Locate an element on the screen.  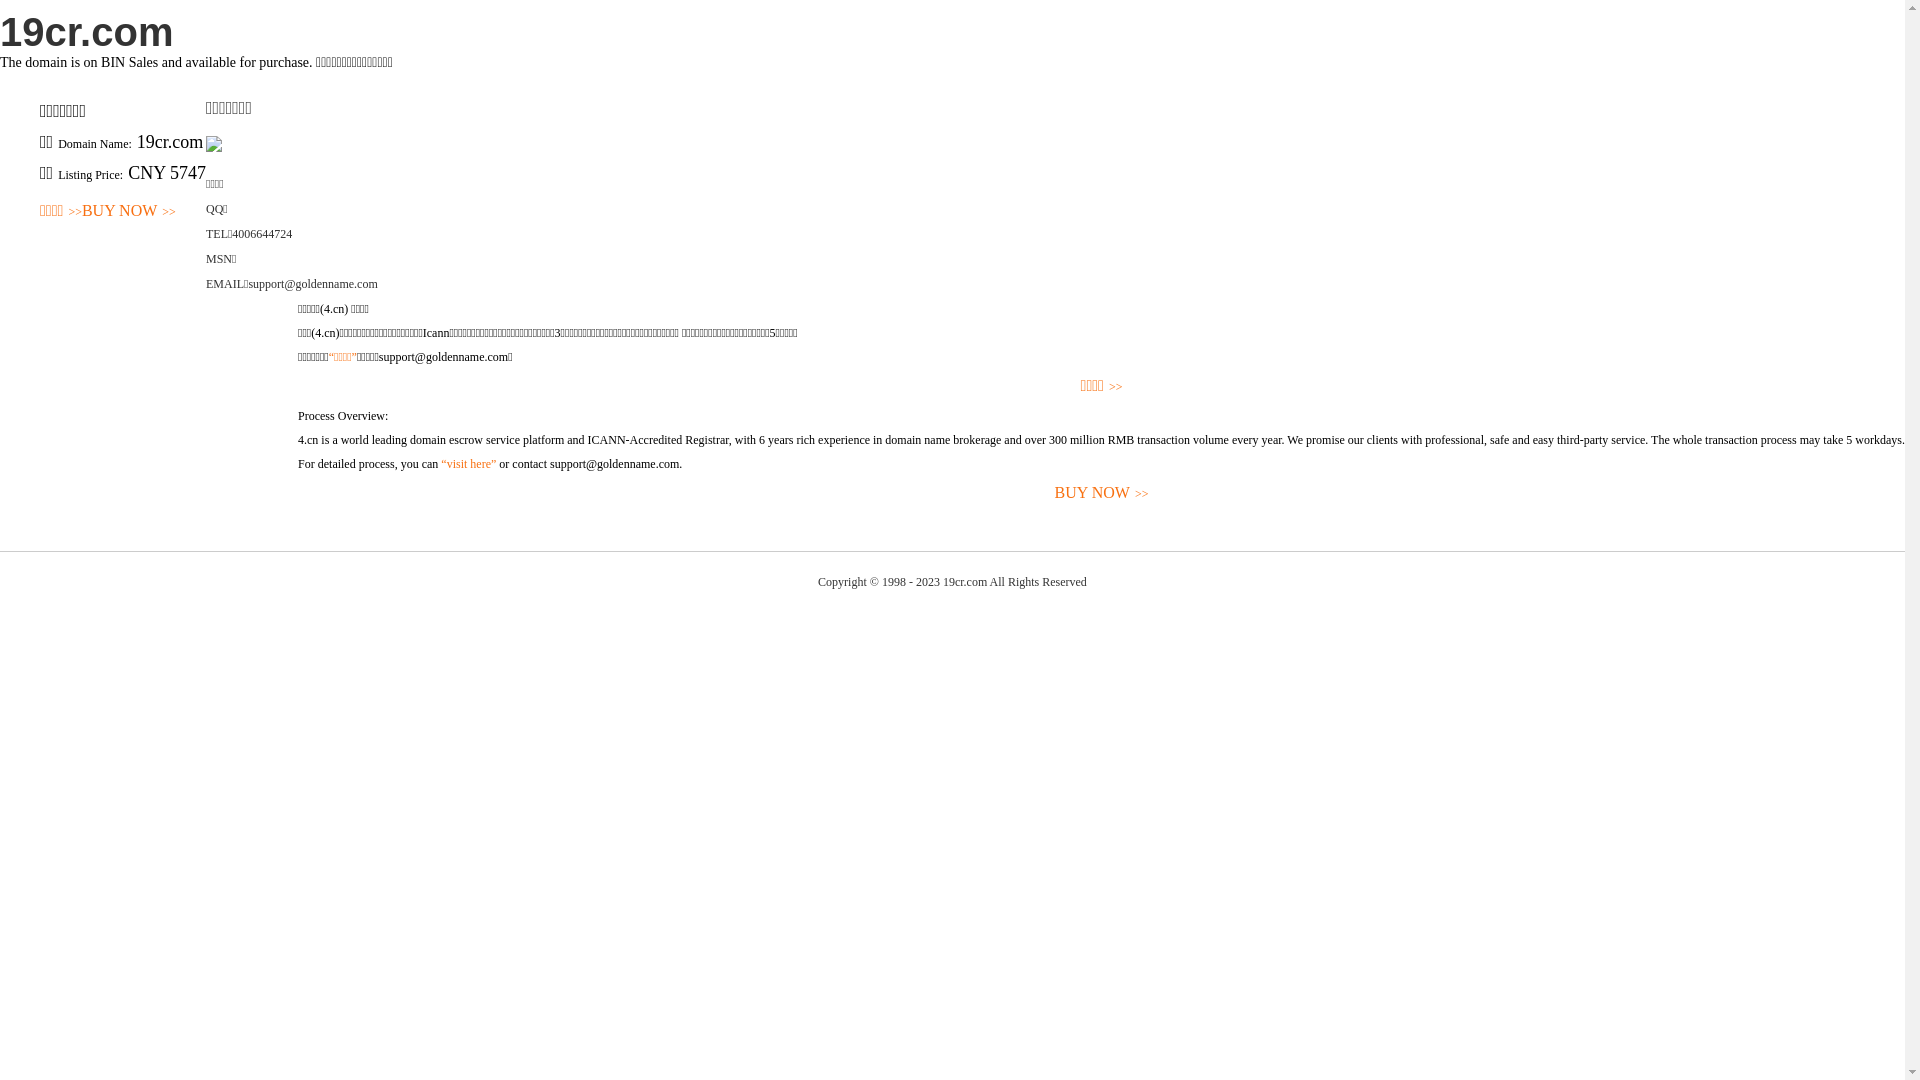
'BUY NOW>>' is located at coordinates (1100, 493).